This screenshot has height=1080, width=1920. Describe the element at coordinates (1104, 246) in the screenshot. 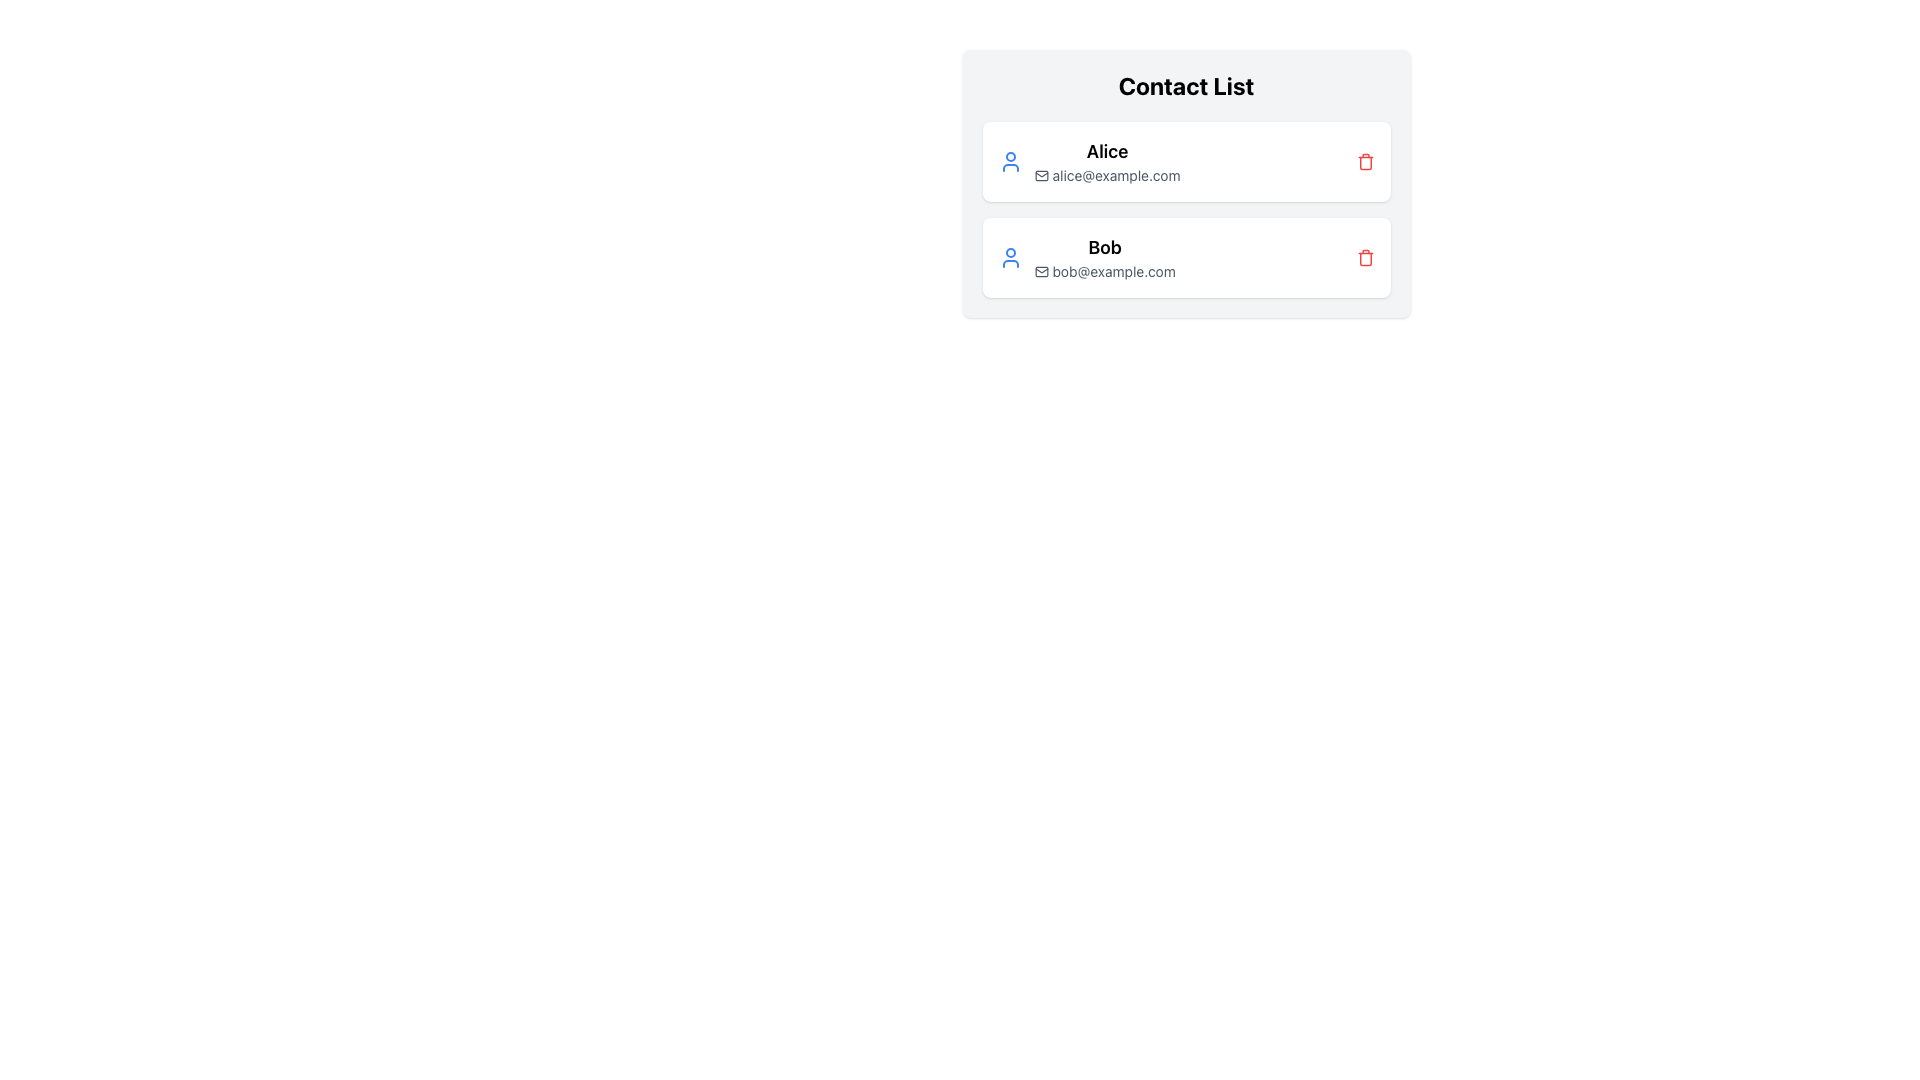

I see `the static text label that serves as the name for the contact entry in the contact list, positioned above the email address 'bob@example.com'` at that location.